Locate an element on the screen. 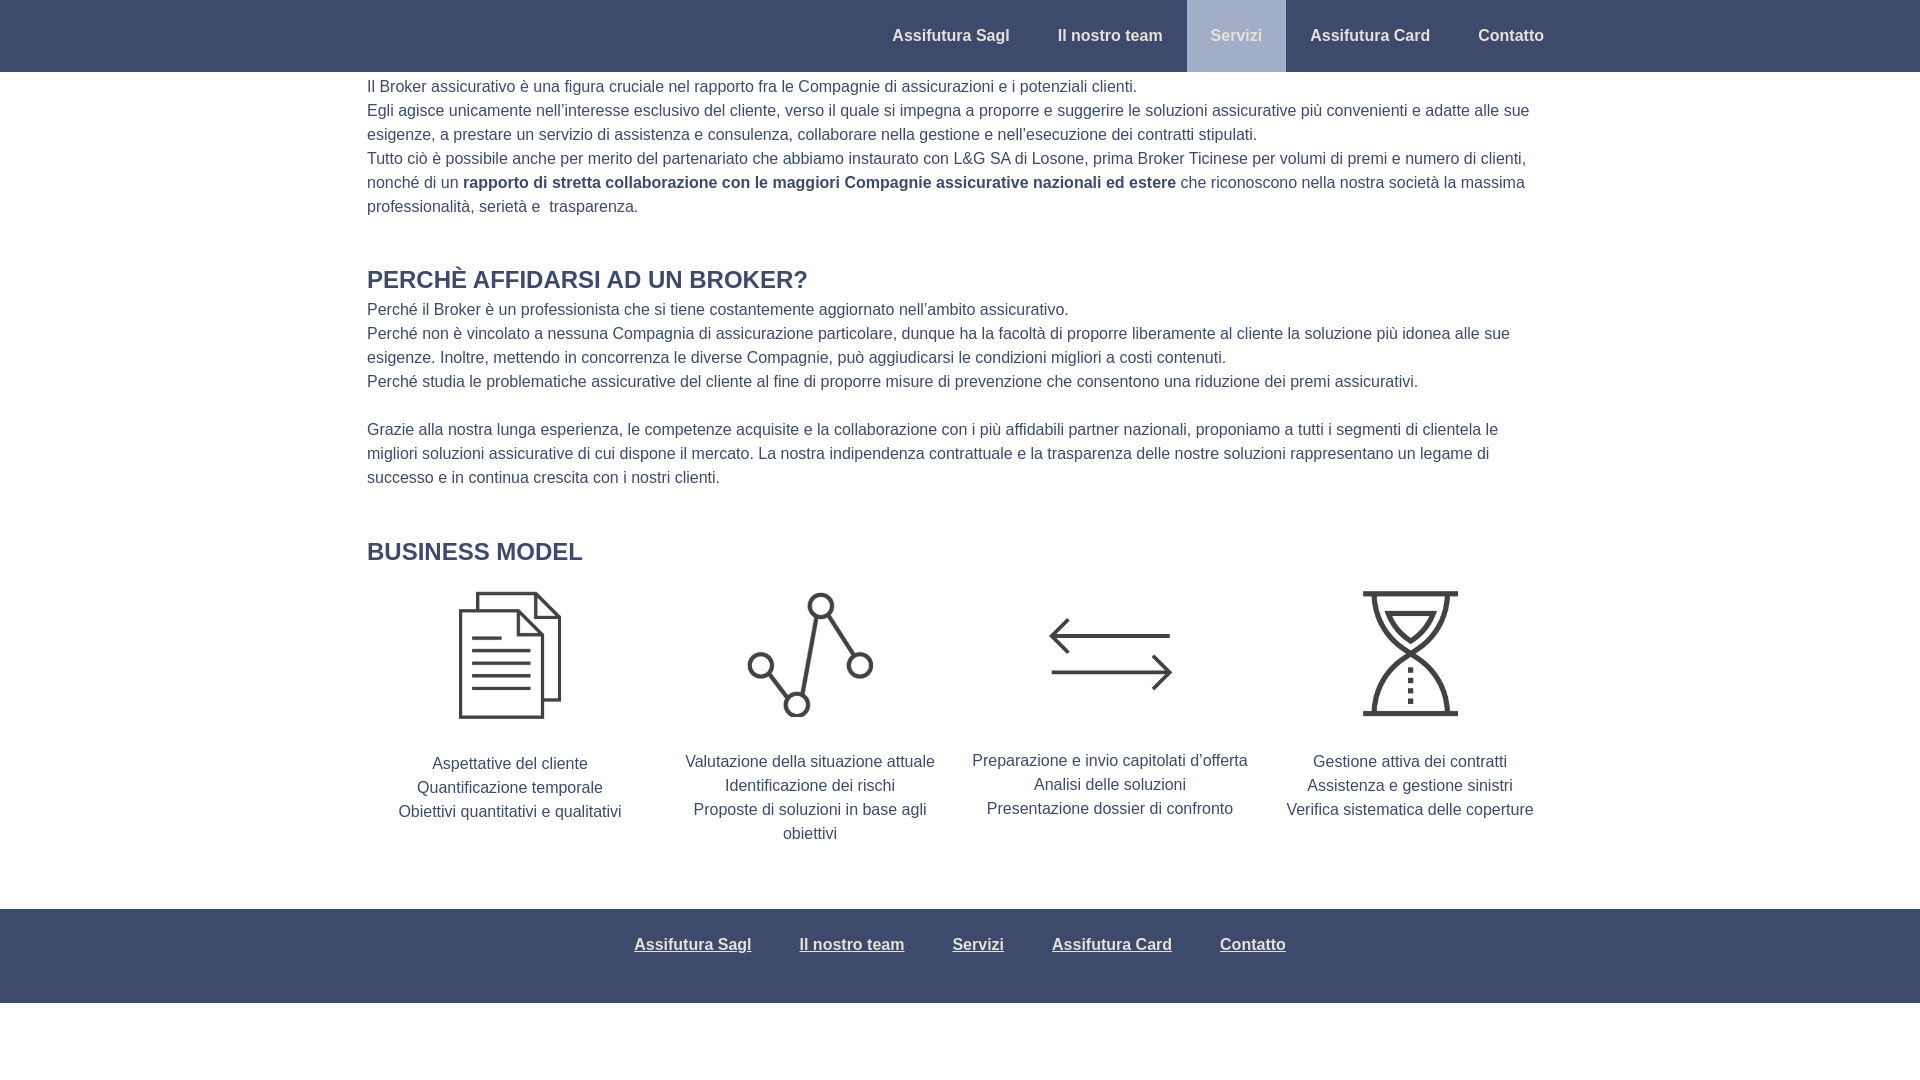 Image resolution: width=1920 pixels, height=1080 pixels. 'Servizi' is located at coordinates (978, 945).